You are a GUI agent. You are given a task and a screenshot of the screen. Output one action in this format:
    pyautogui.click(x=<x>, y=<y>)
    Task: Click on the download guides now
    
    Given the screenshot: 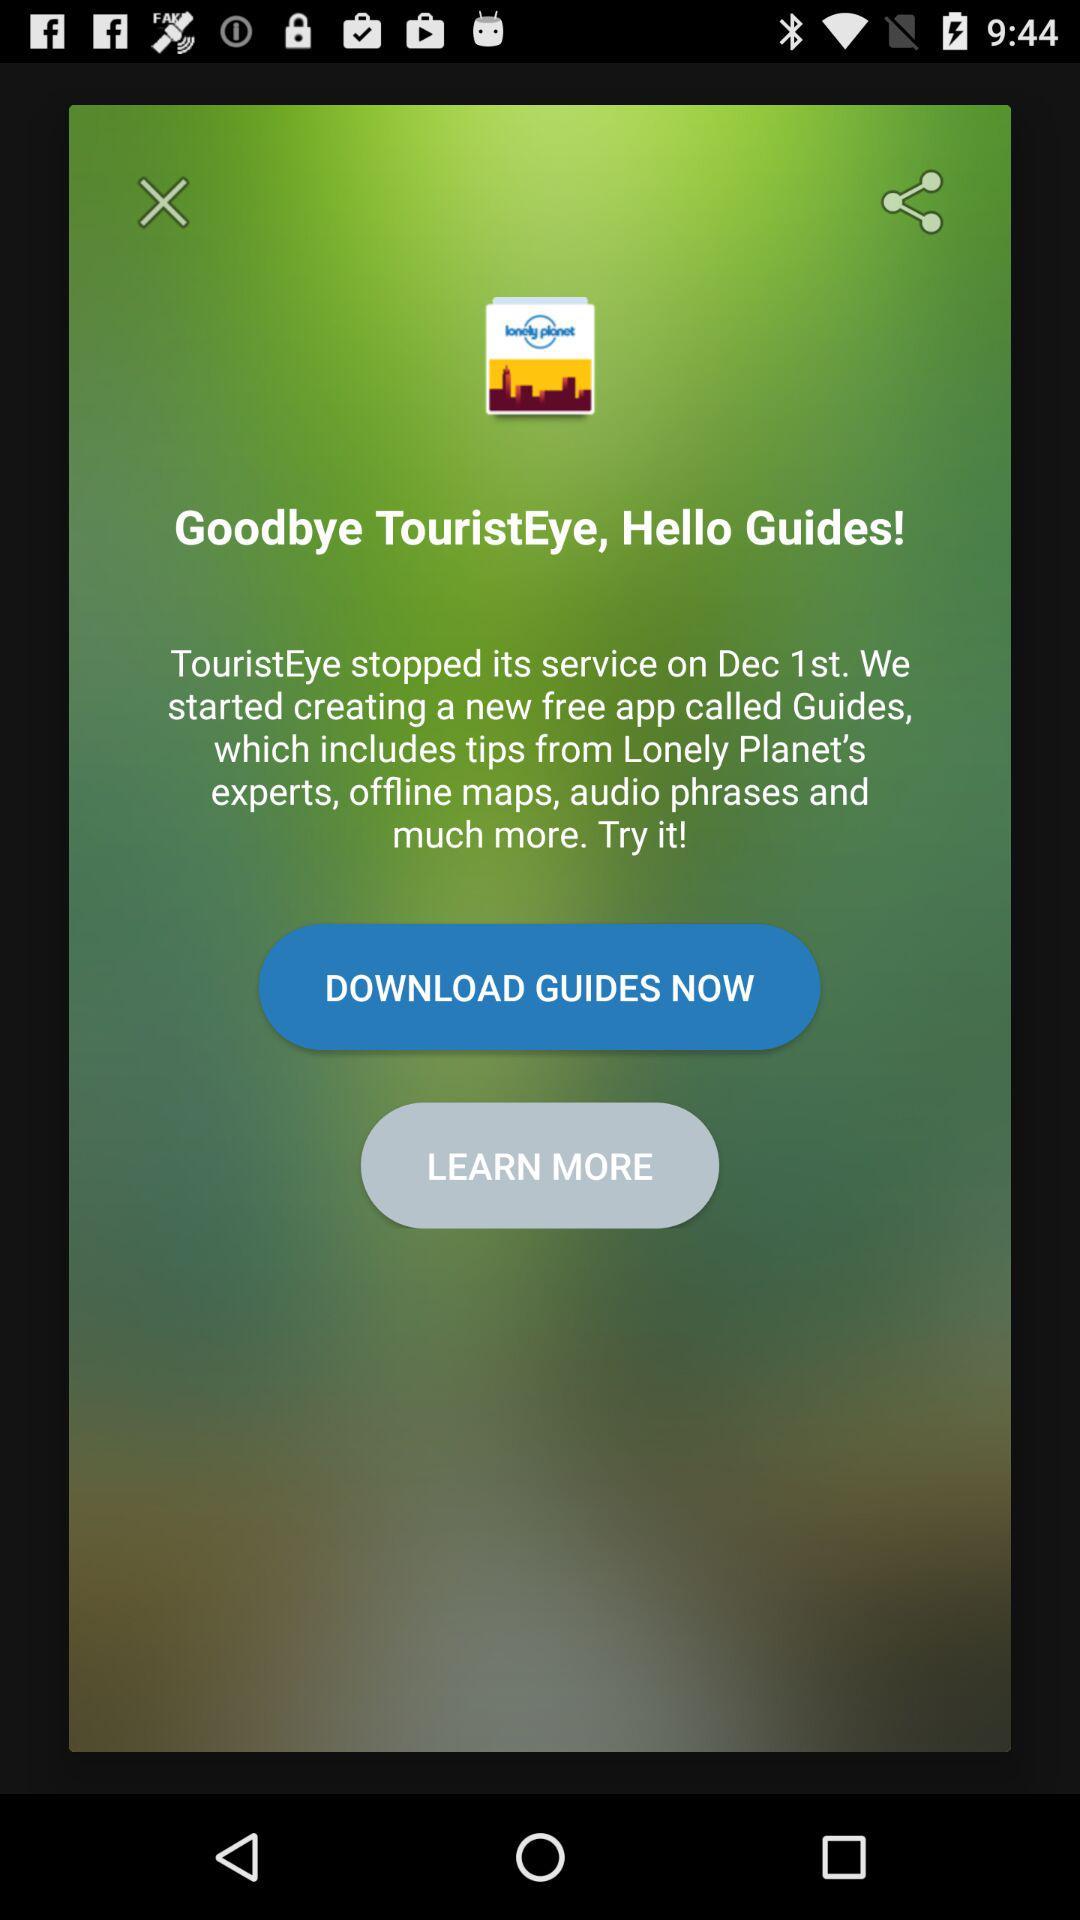 What is the action you would take?
    pyautogui.click(x=538, y=987)
    